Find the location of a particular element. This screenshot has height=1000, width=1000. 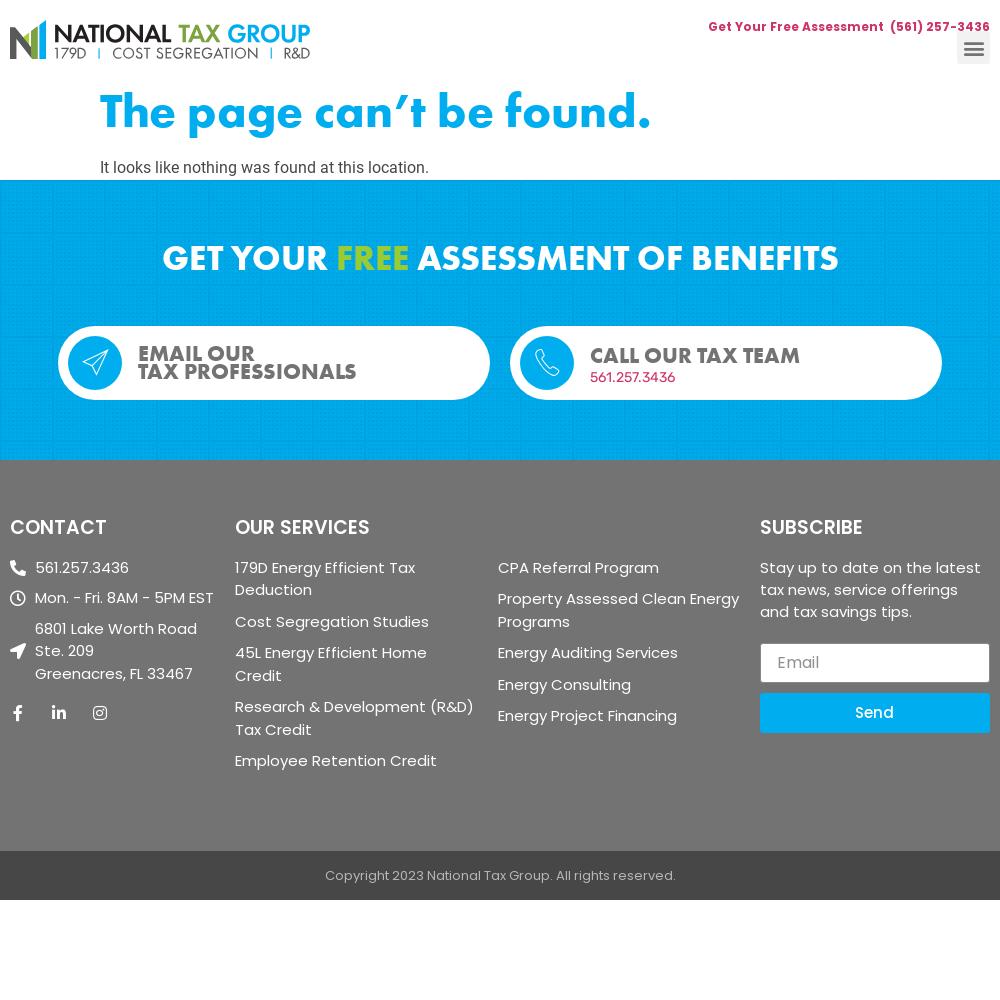

'The page can’t be found.' is located at coordinates (376, 109).